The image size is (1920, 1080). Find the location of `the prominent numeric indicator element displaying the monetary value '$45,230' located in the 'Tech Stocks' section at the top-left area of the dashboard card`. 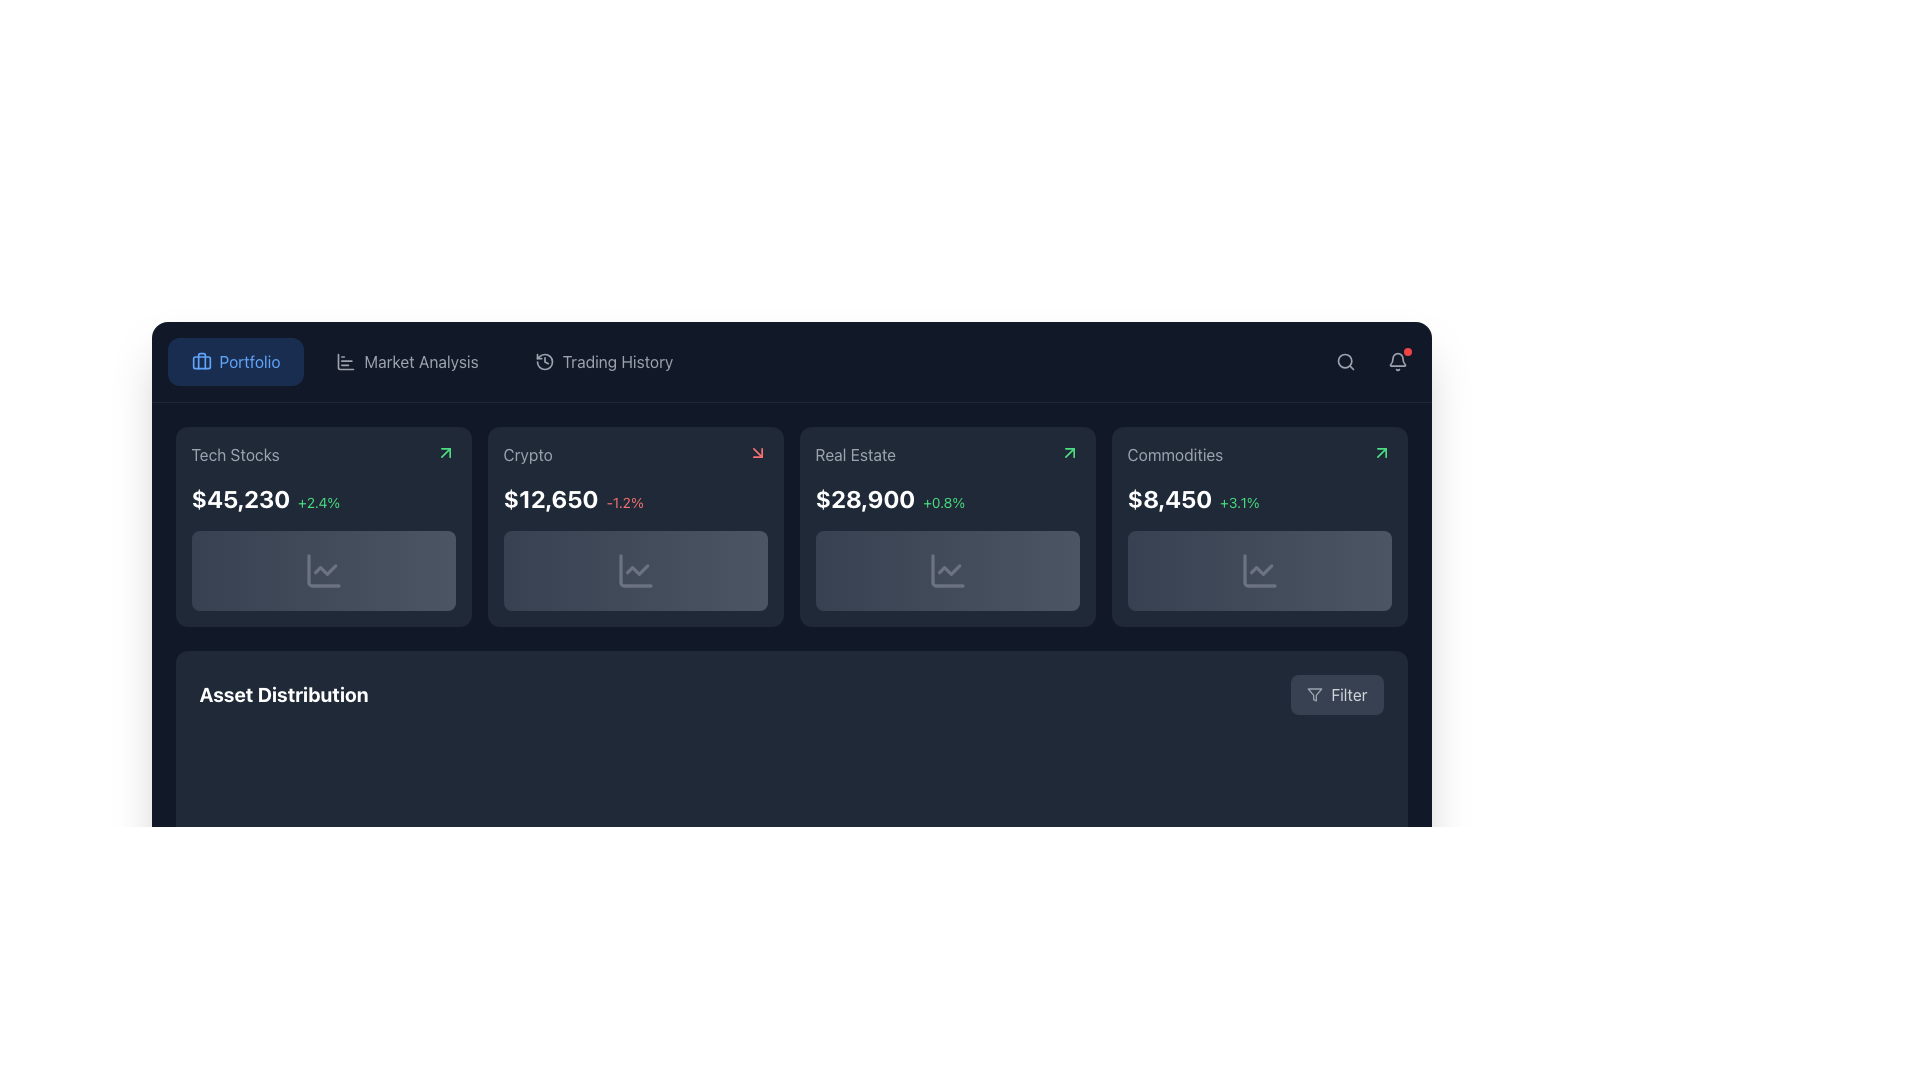

the prominent numeric indicator element displaying the monetary value '$45,230' located in the 'Tech Stocks' section at the top-left area of the dashboard card is located at coordinates (240, 497).